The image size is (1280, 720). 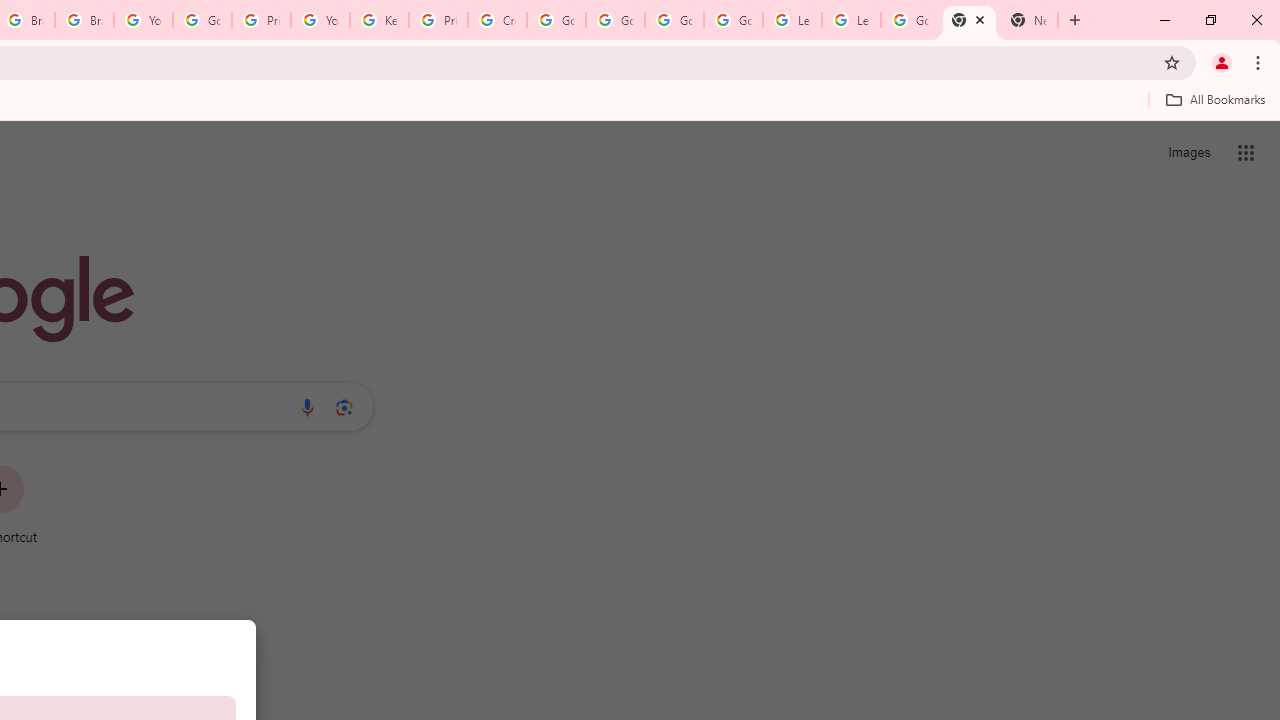 I want to click on 'New Tab', so click(x=969, y=20).